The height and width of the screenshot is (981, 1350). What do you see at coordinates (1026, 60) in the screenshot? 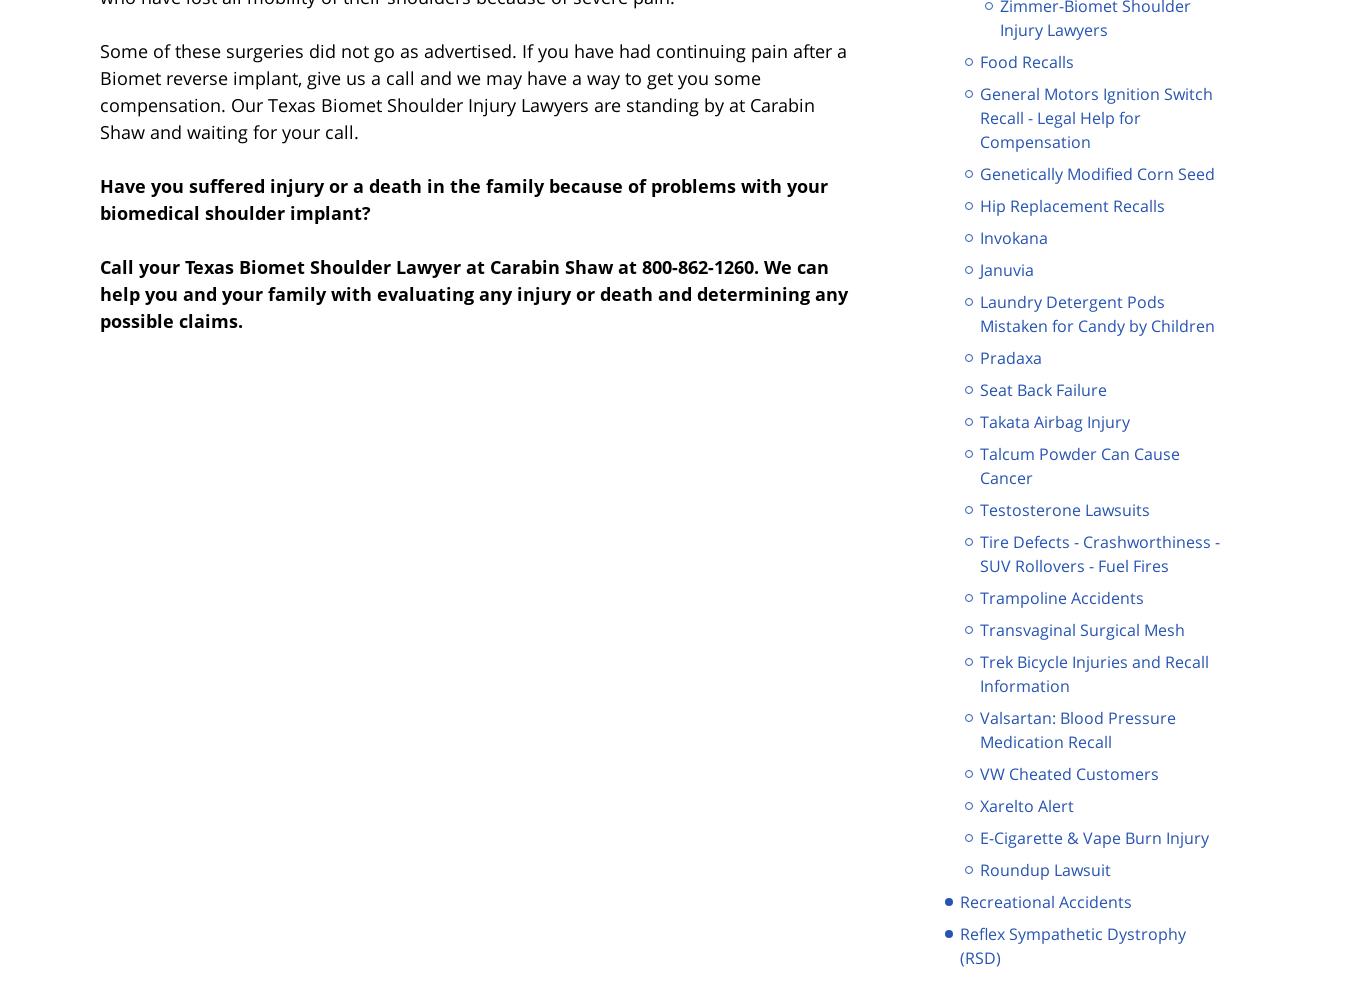
I see `'Food Recalls'` at bounding box center [1026, 60].